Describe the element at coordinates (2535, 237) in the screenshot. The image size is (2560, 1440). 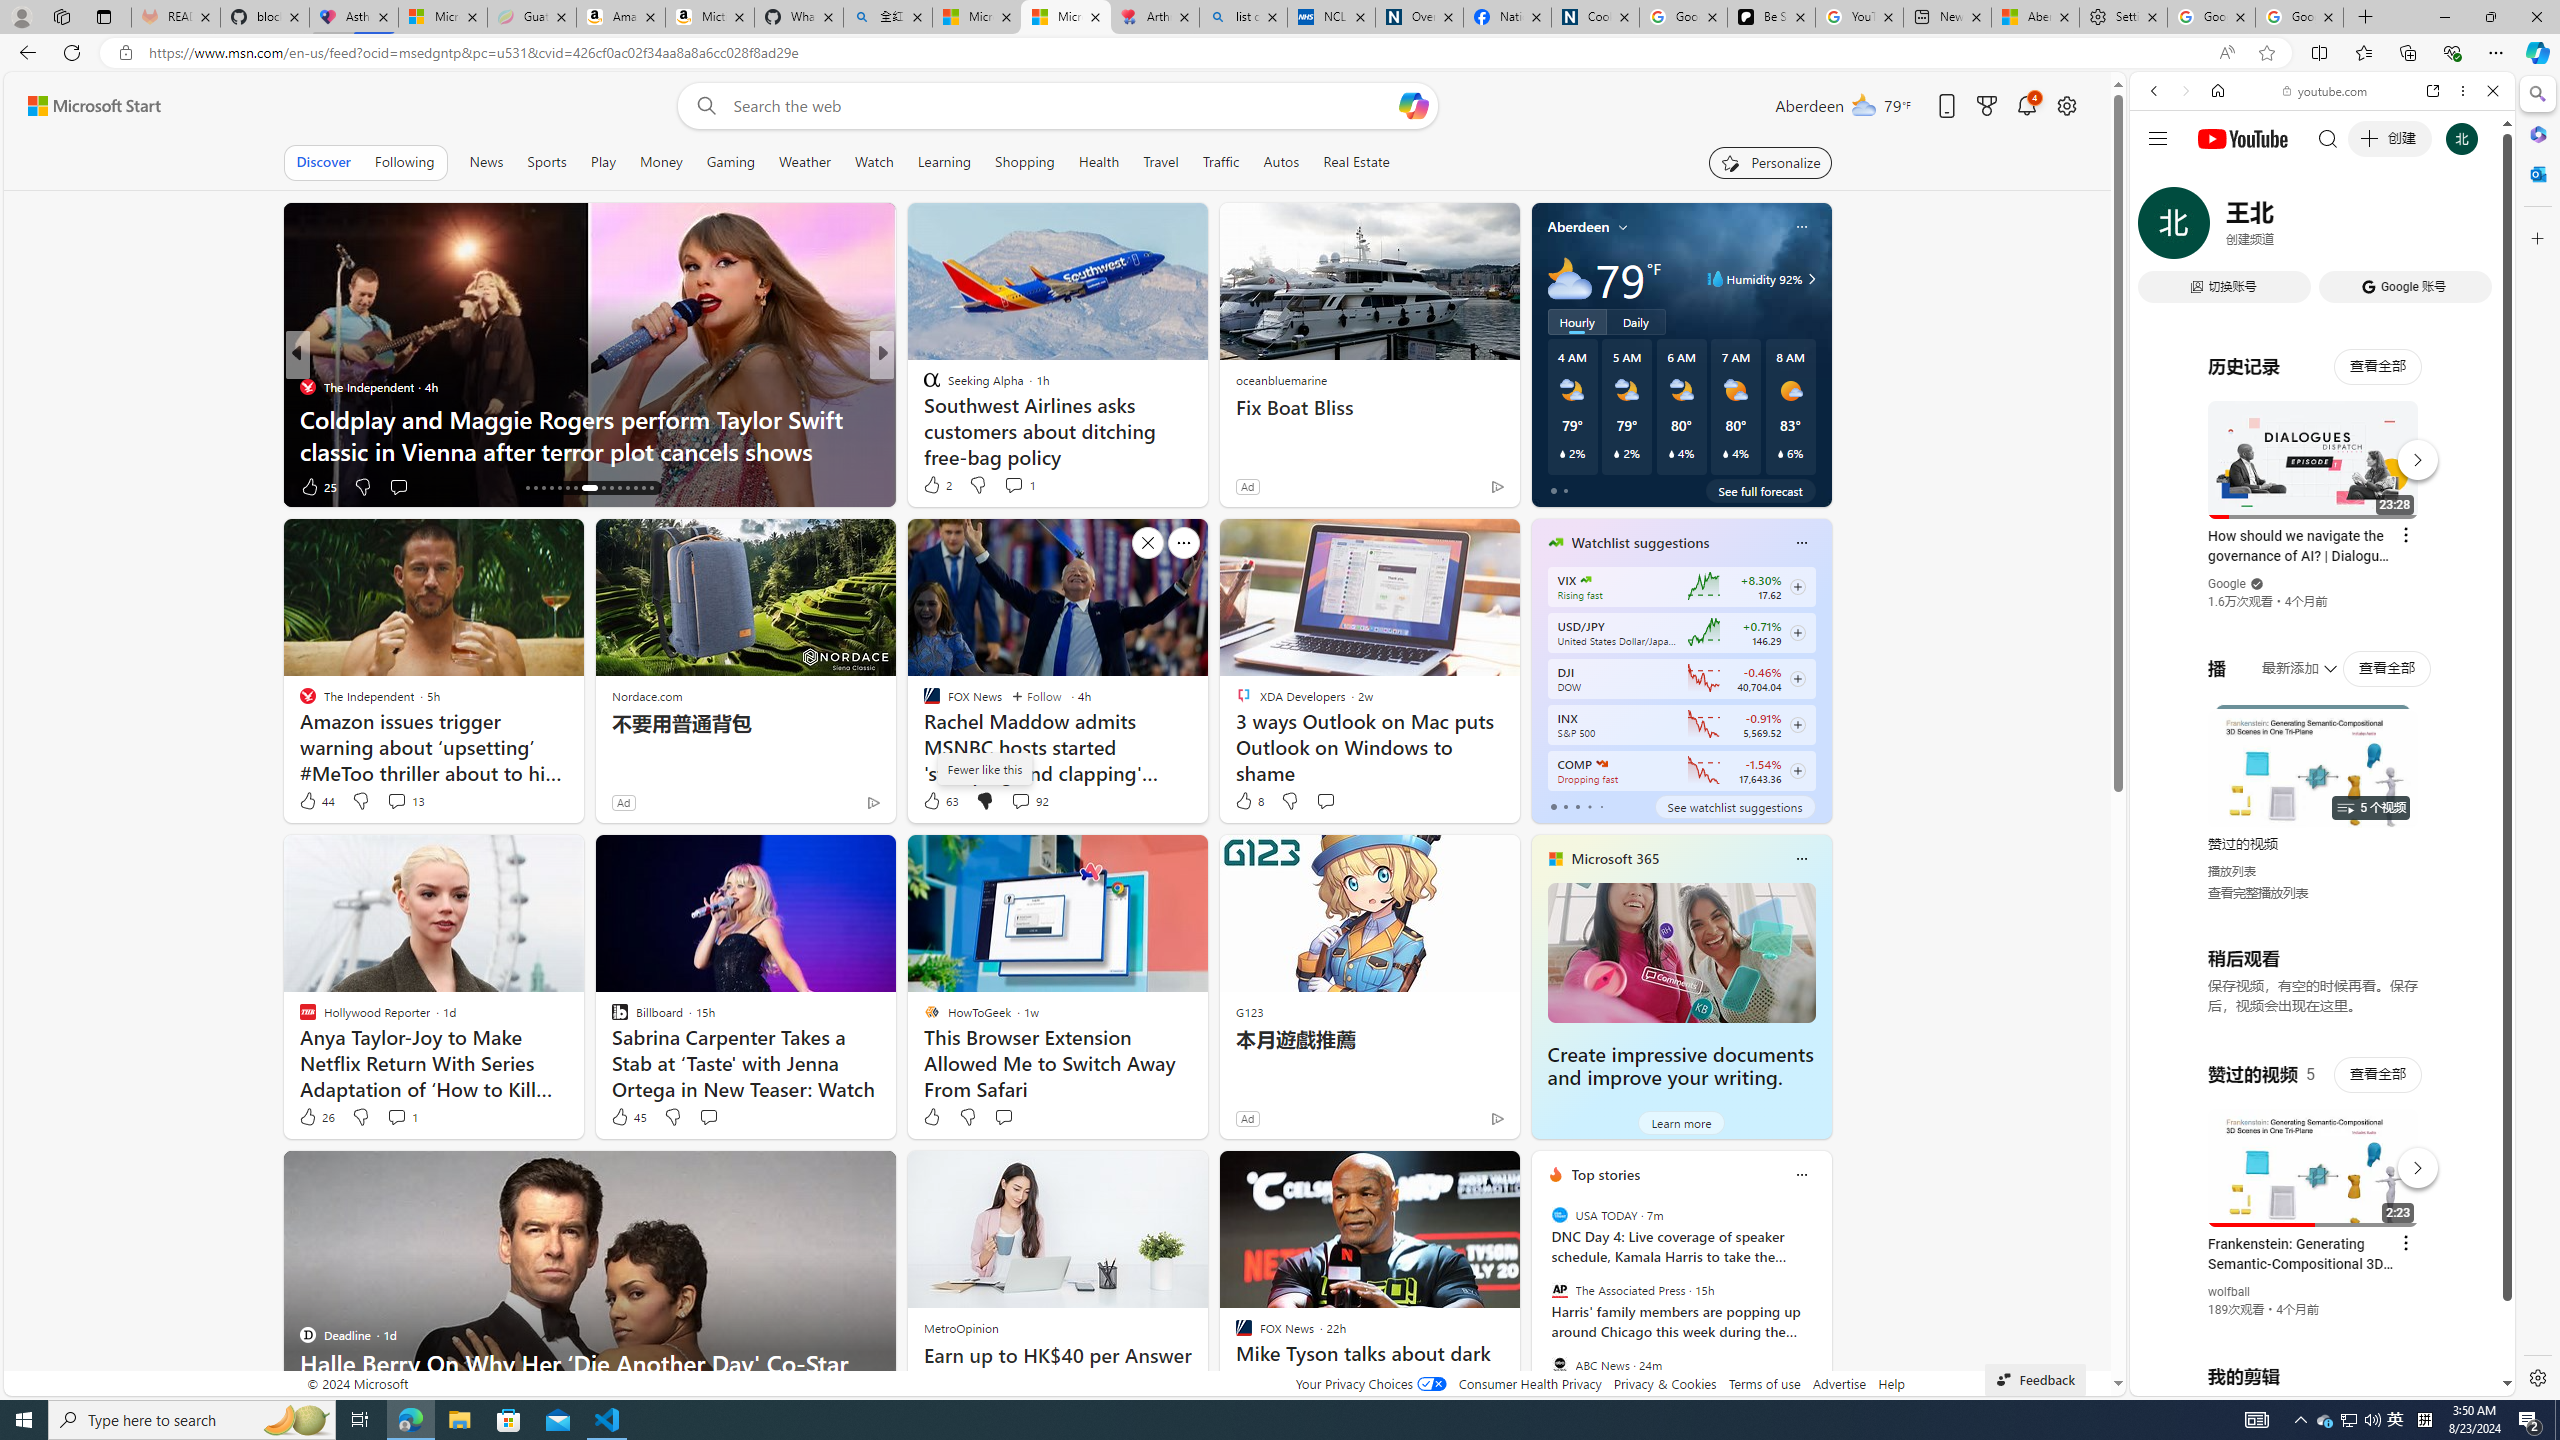
I see `'Close Customize pane'` at that location.